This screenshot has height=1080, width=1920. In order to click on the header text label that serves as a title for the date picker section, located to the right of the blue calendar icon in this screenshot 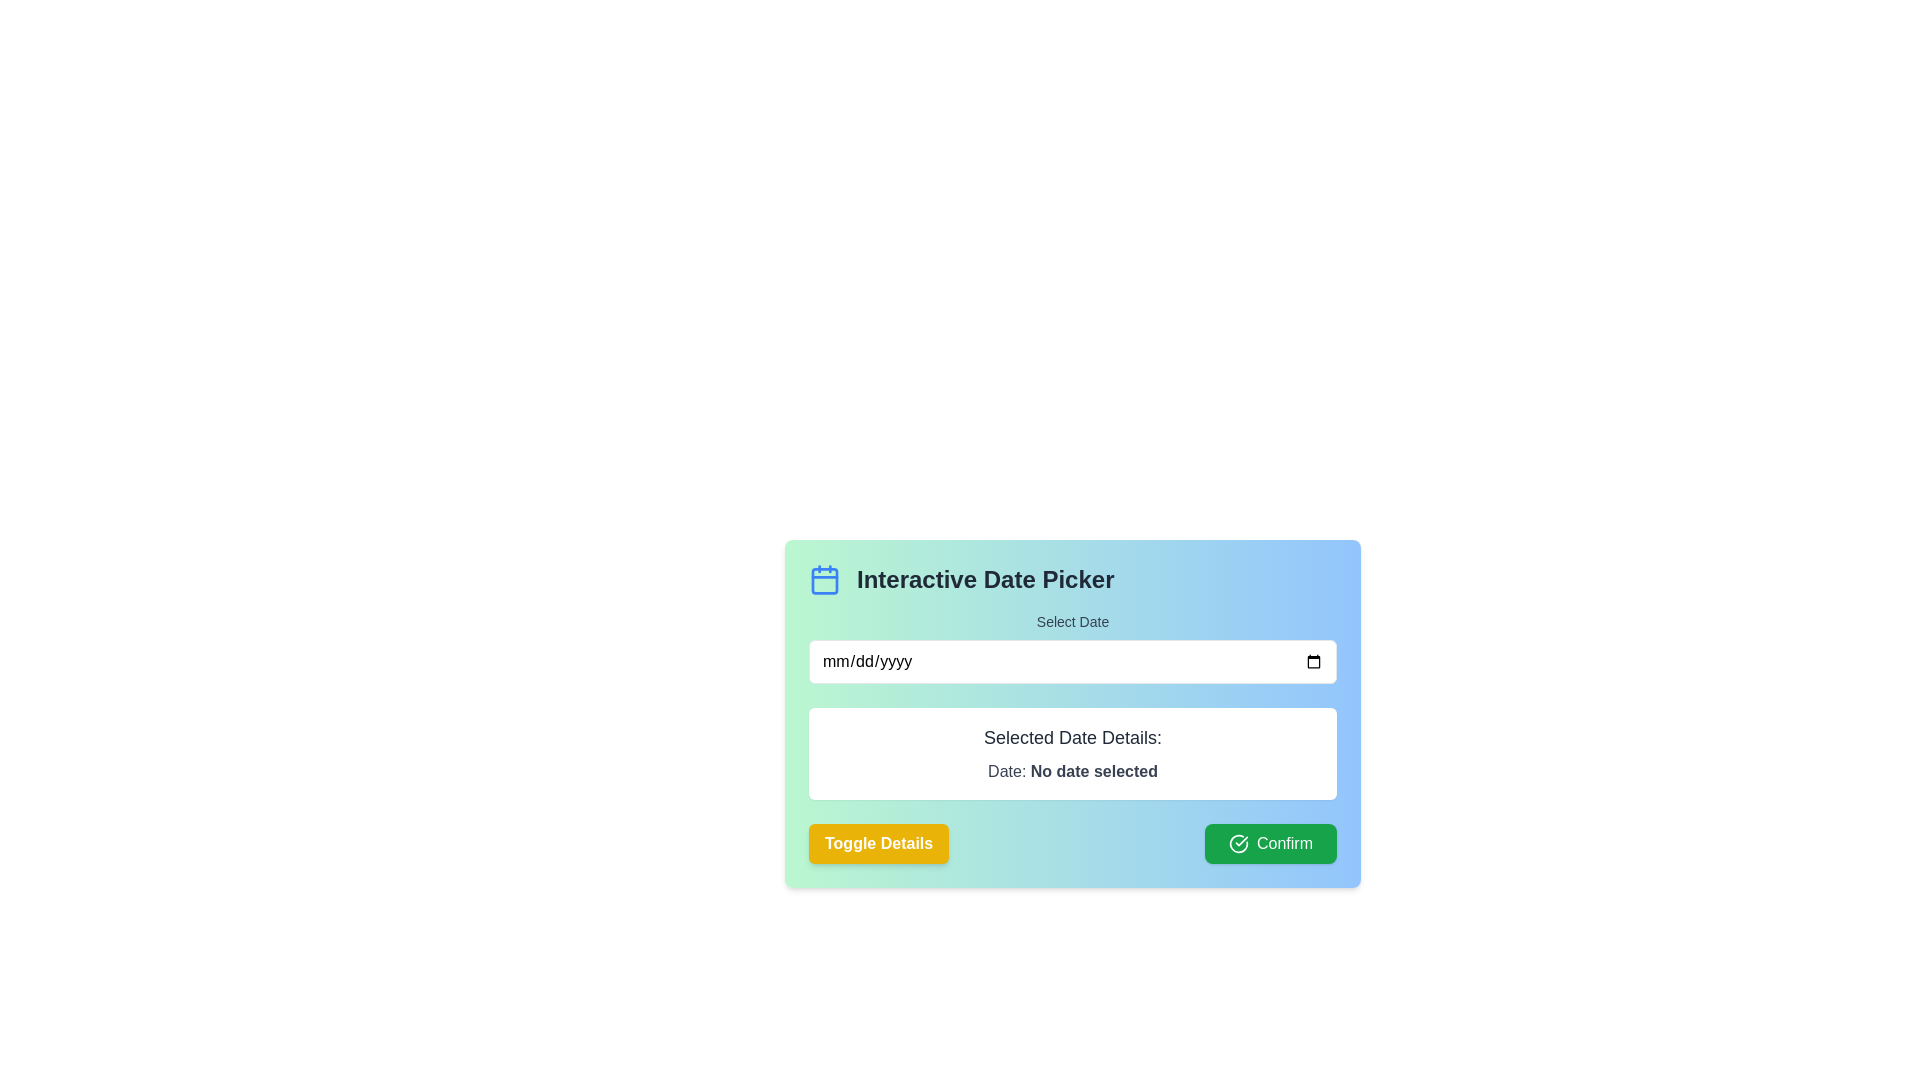, I will do `click(985, 579)`.